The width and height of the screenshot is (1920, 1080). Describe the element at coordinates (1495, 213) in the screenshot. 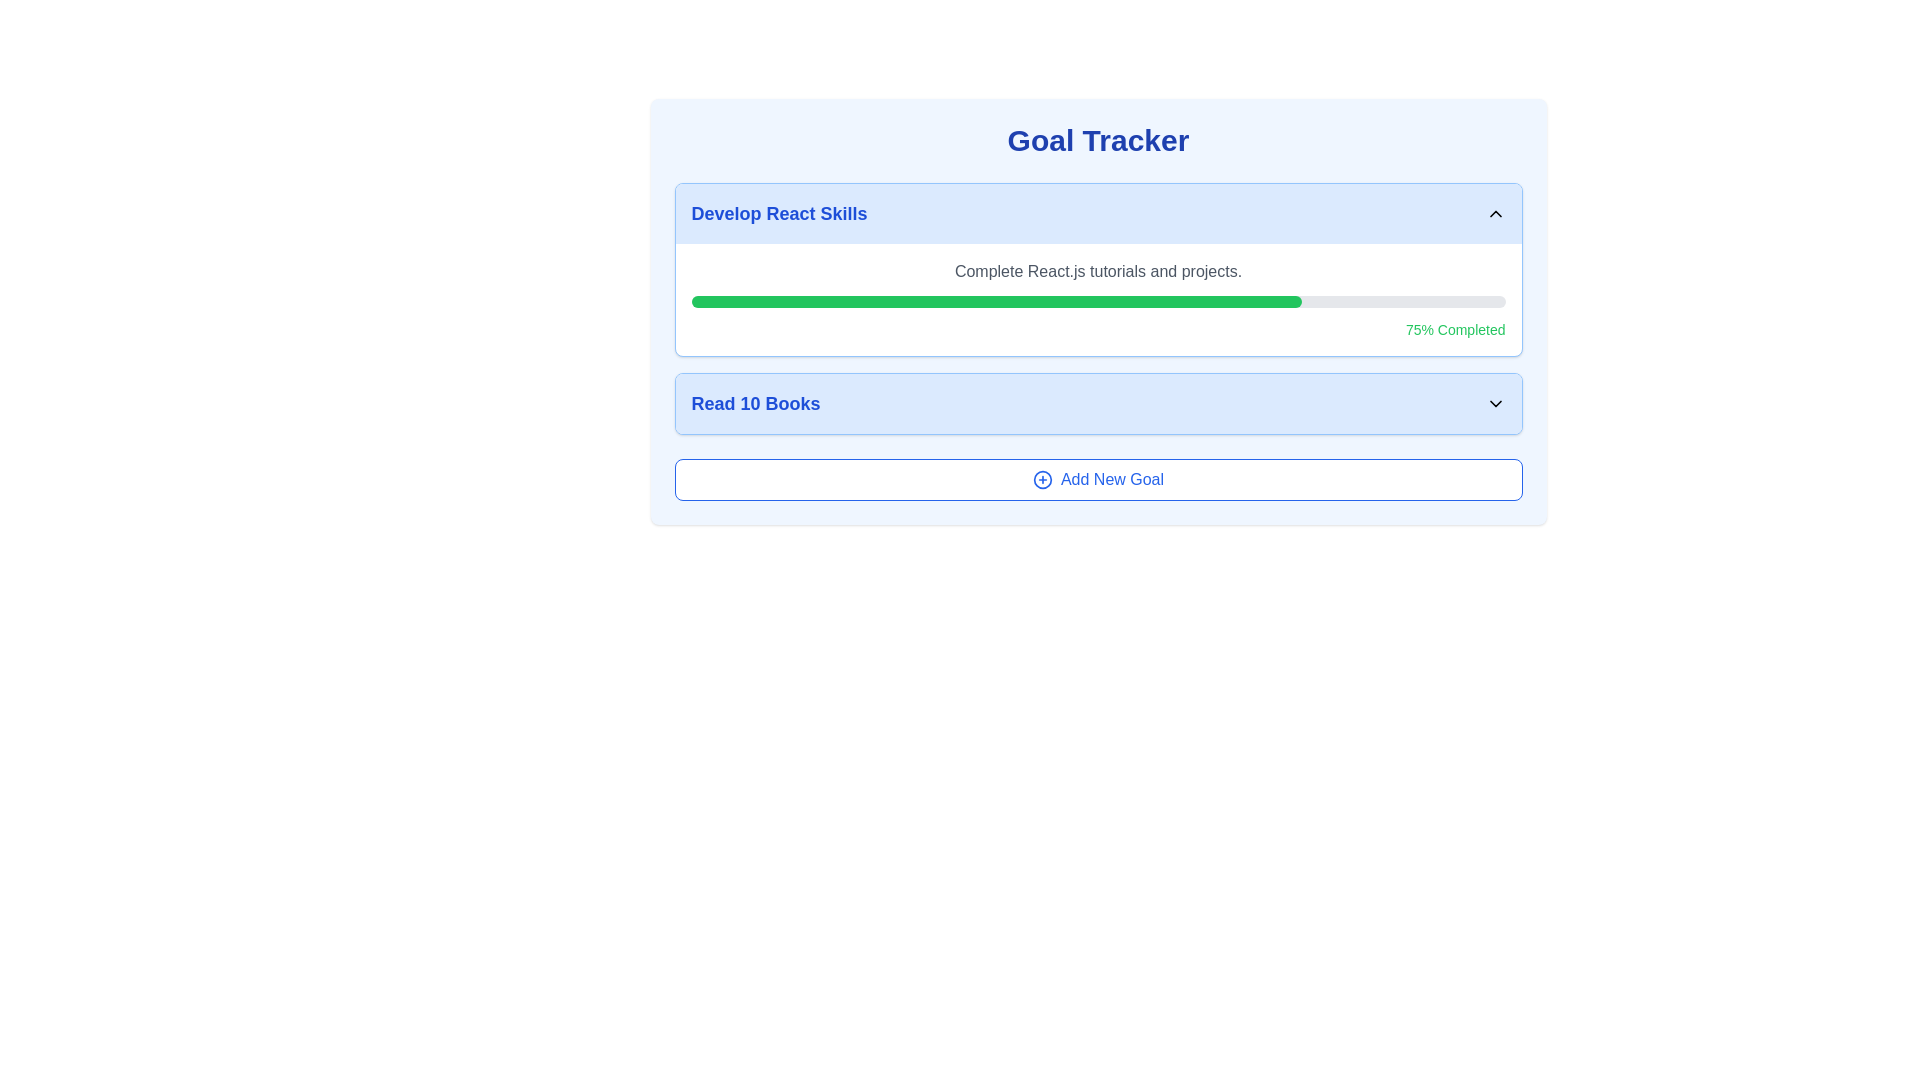

I see `the chevron-up icon located in the top-right corner of the 'Develop React Skills' card header` at that location.